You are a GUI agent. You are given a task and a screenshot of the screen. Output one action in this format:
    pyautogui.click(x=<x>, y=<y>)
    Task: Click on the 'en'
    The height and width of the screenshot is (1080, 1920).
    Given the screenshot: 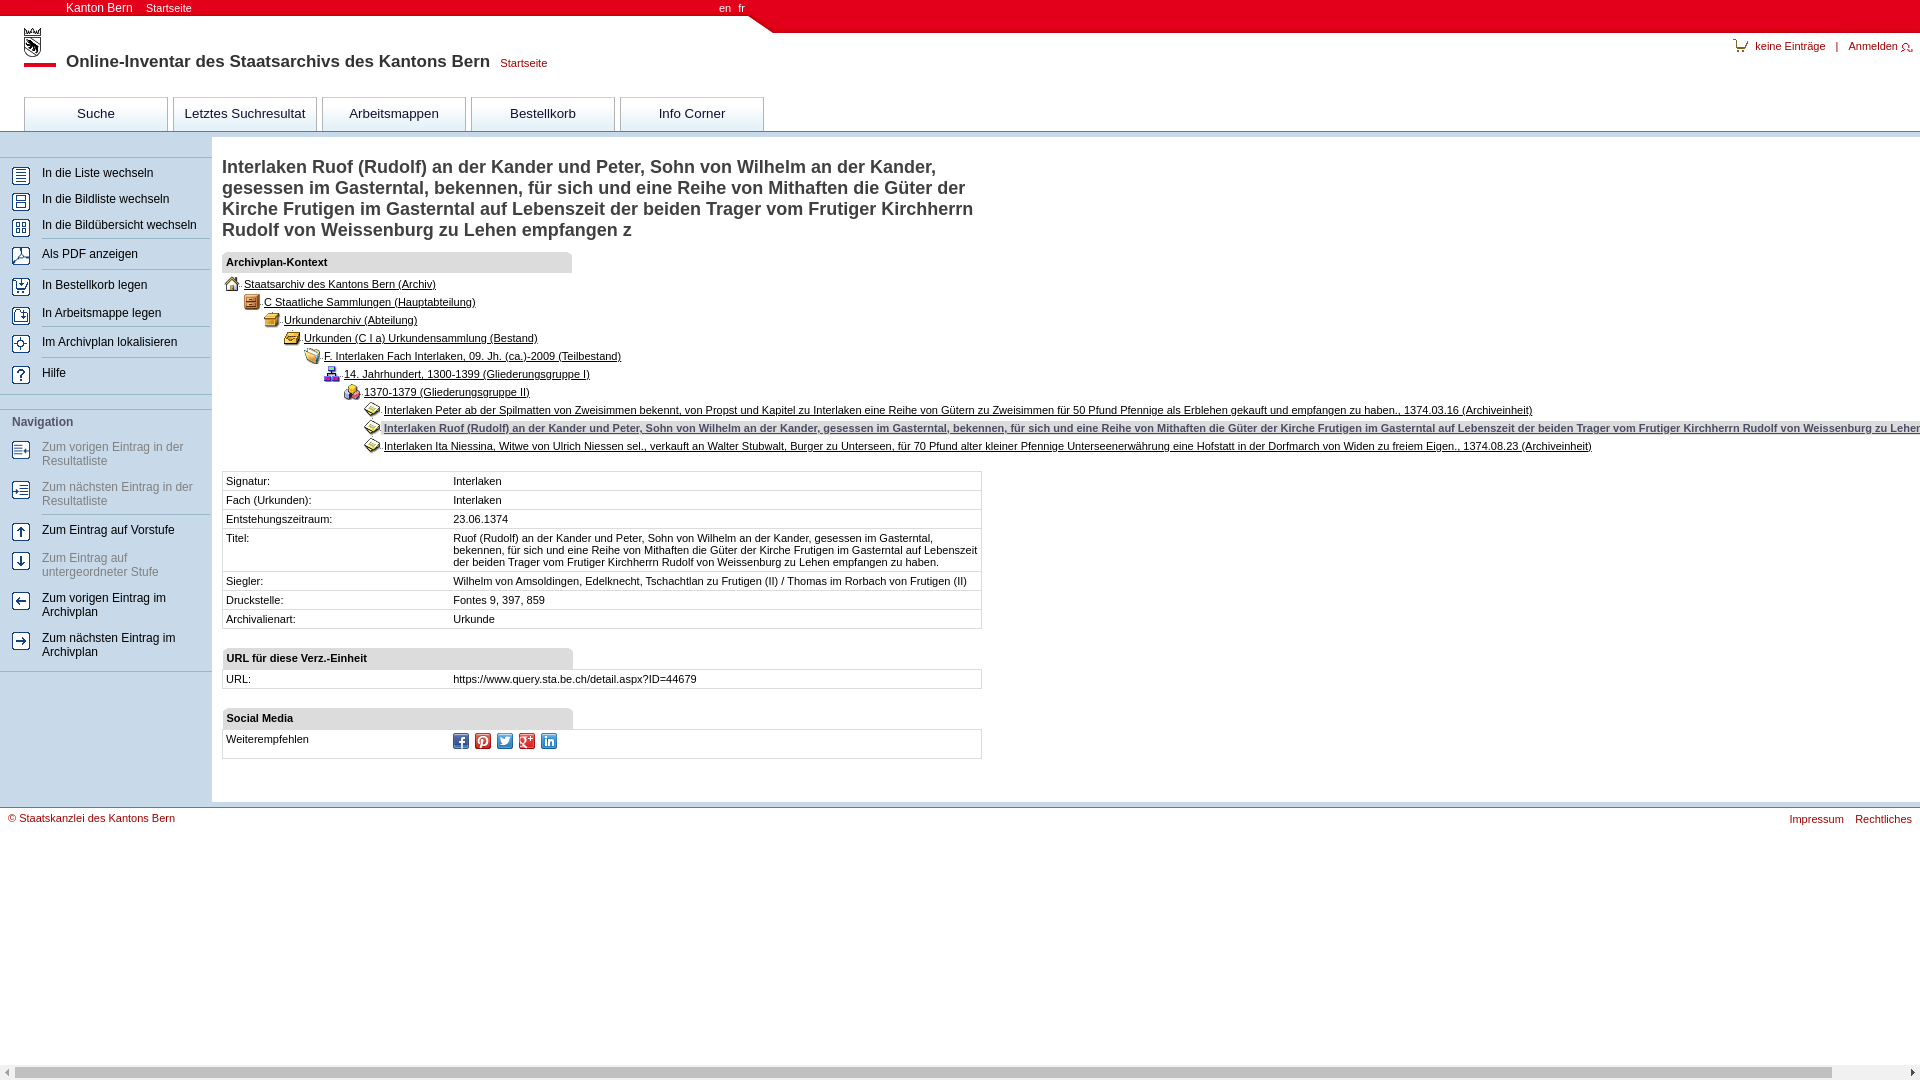 What is the action you would take?
    pyautogui.click(x=723, y=7)
    